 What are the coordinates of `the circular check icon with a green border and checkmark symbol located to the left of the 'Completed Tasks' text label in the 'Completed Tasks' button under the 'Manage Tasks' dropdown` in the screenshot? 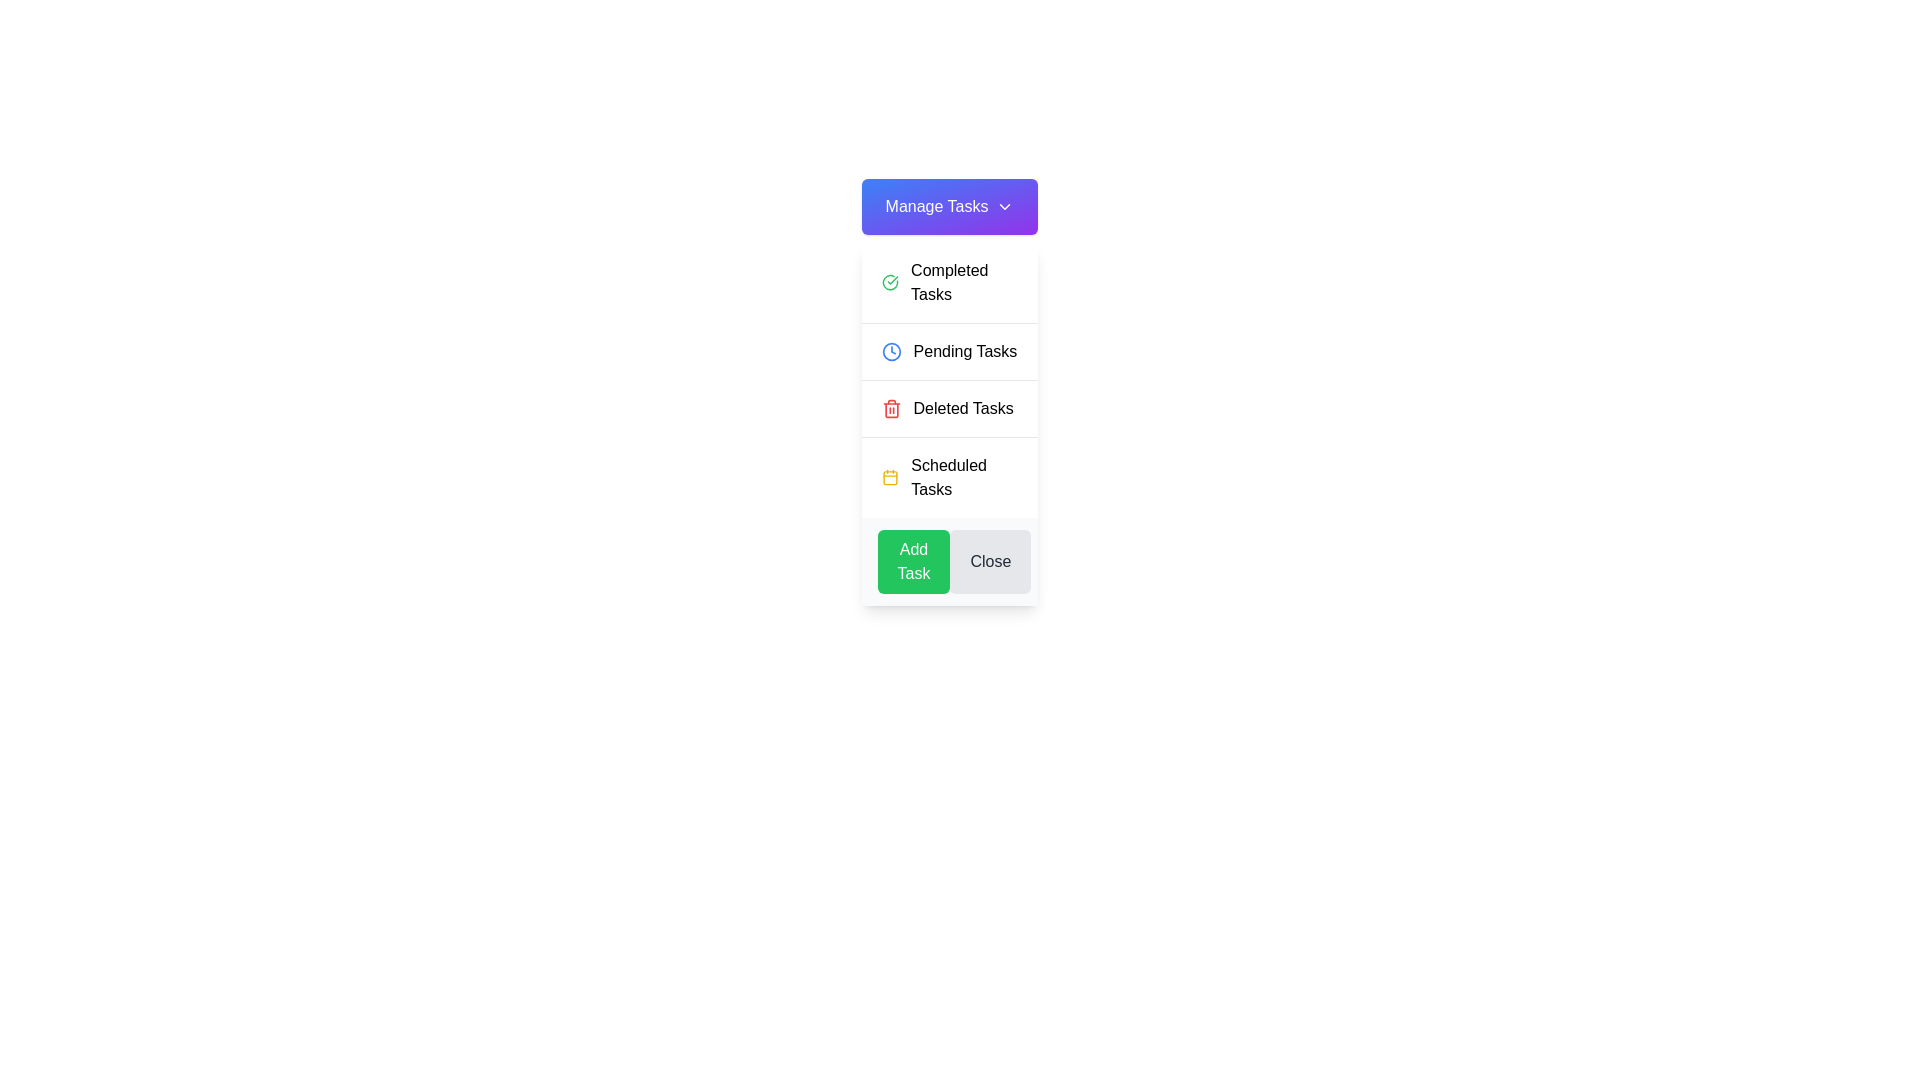 It's located at (889, 282).